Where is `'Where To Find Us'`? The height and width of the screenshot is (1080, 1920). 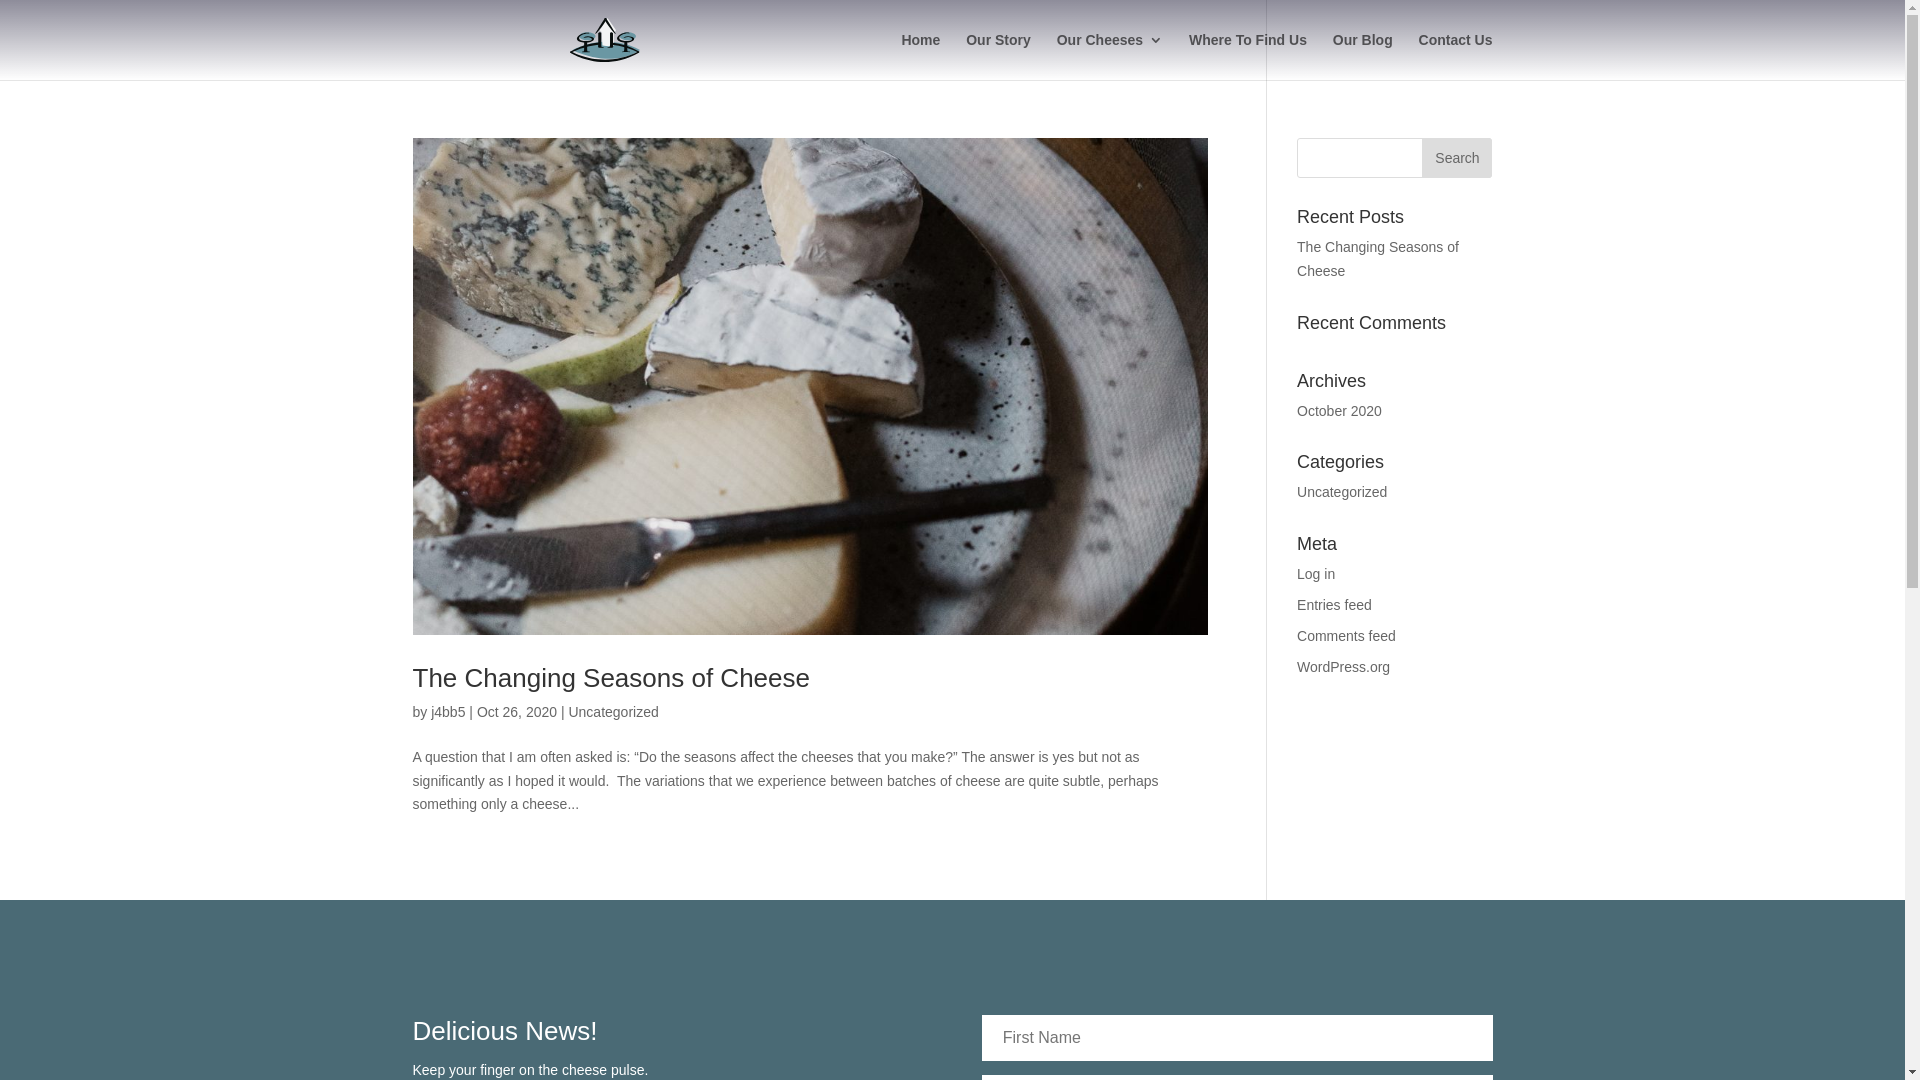
'Where To Find Us' is located at coordinates (1247, 55).